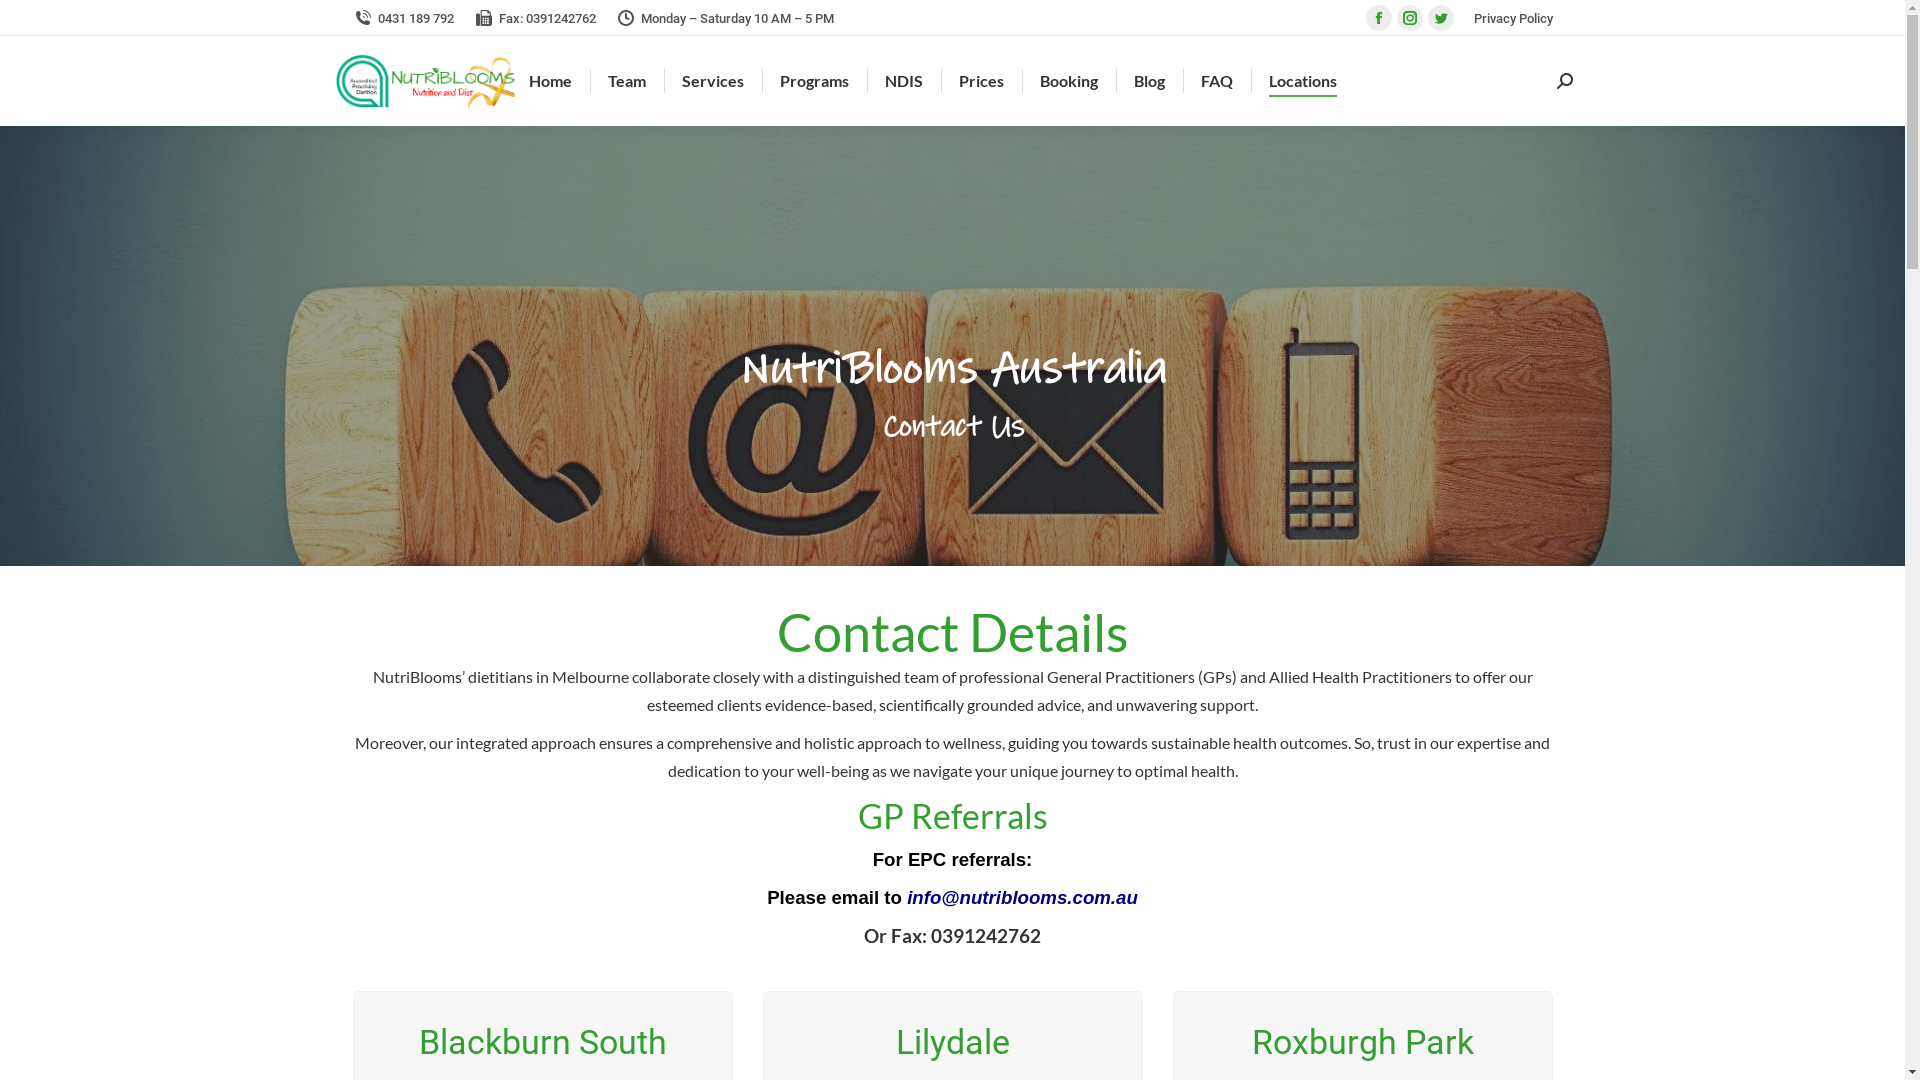  What do you see at coordinates (814, 80) in the screenshot?
I see `'Programs'` at bounding box center [814, 80].